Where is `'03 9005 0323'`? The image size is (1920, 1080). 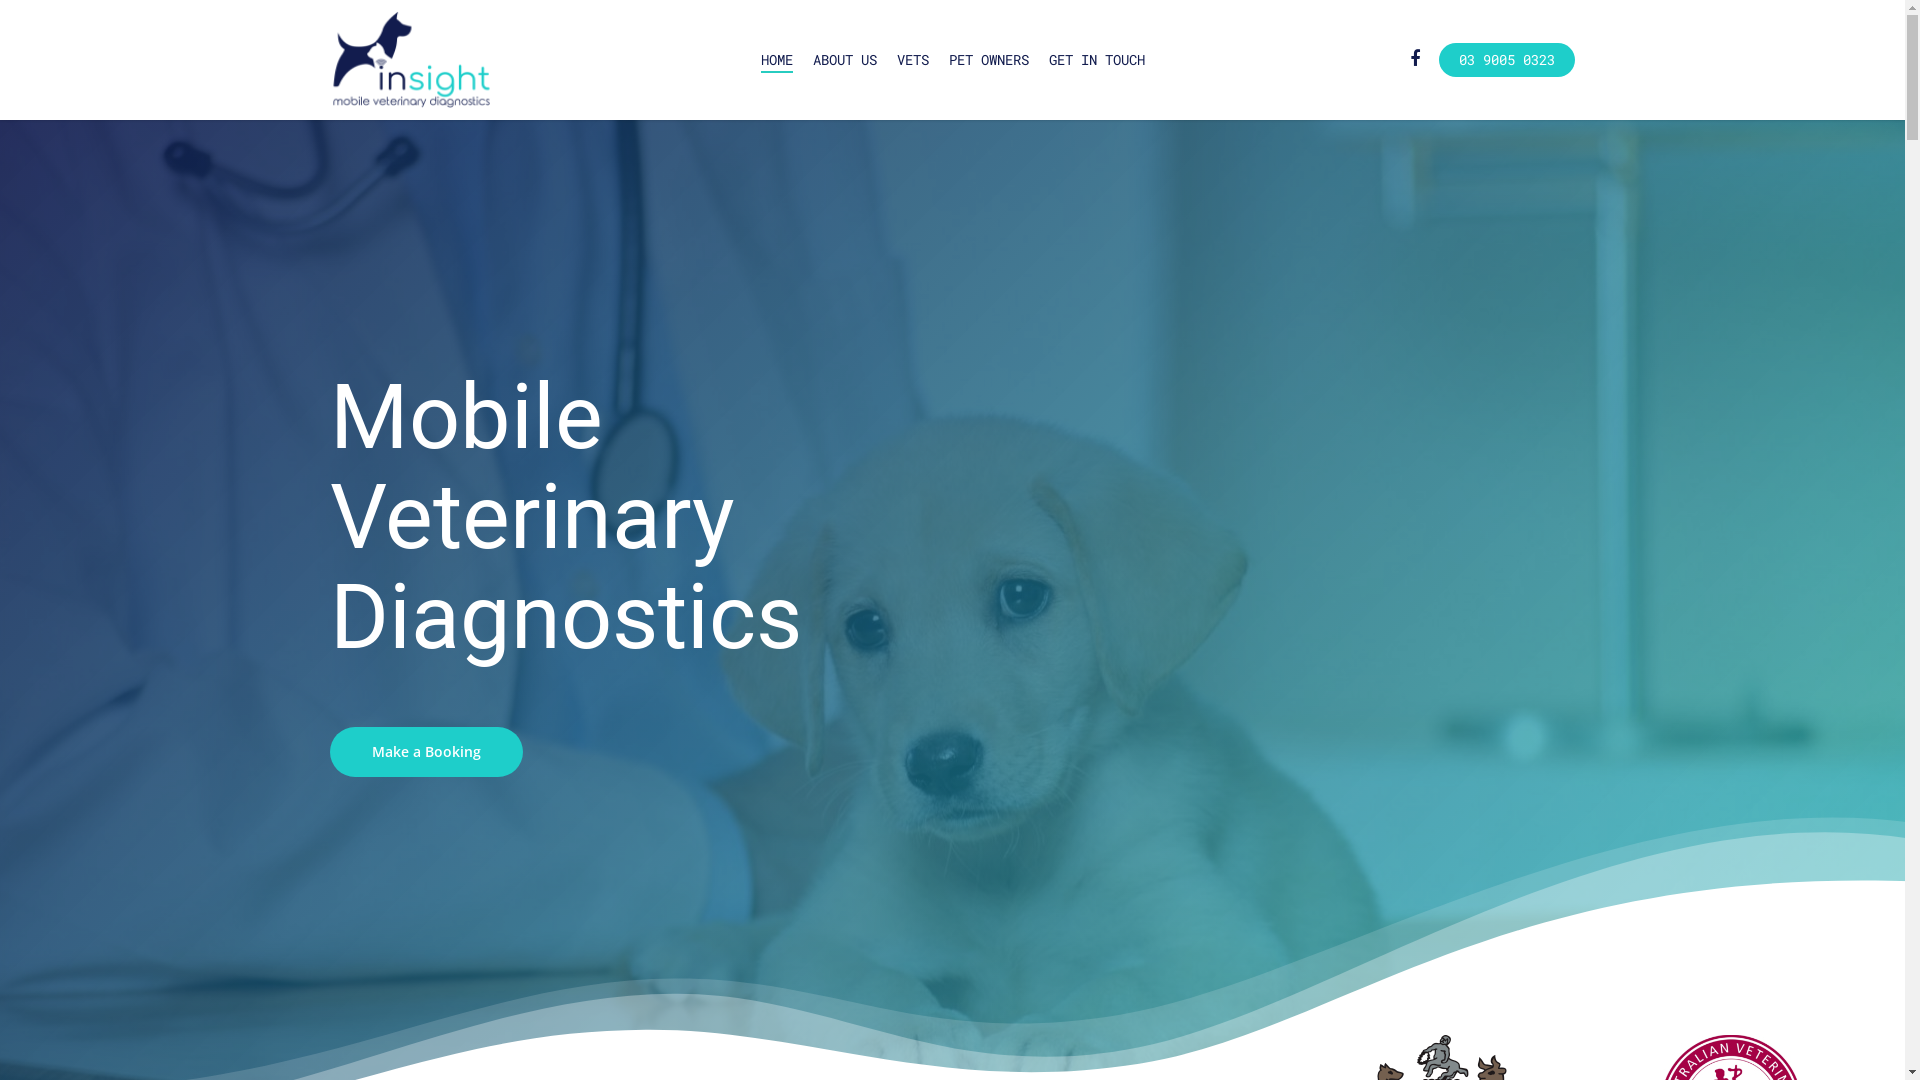
'03 9005 0323' is located at coordinates (1507, 59).